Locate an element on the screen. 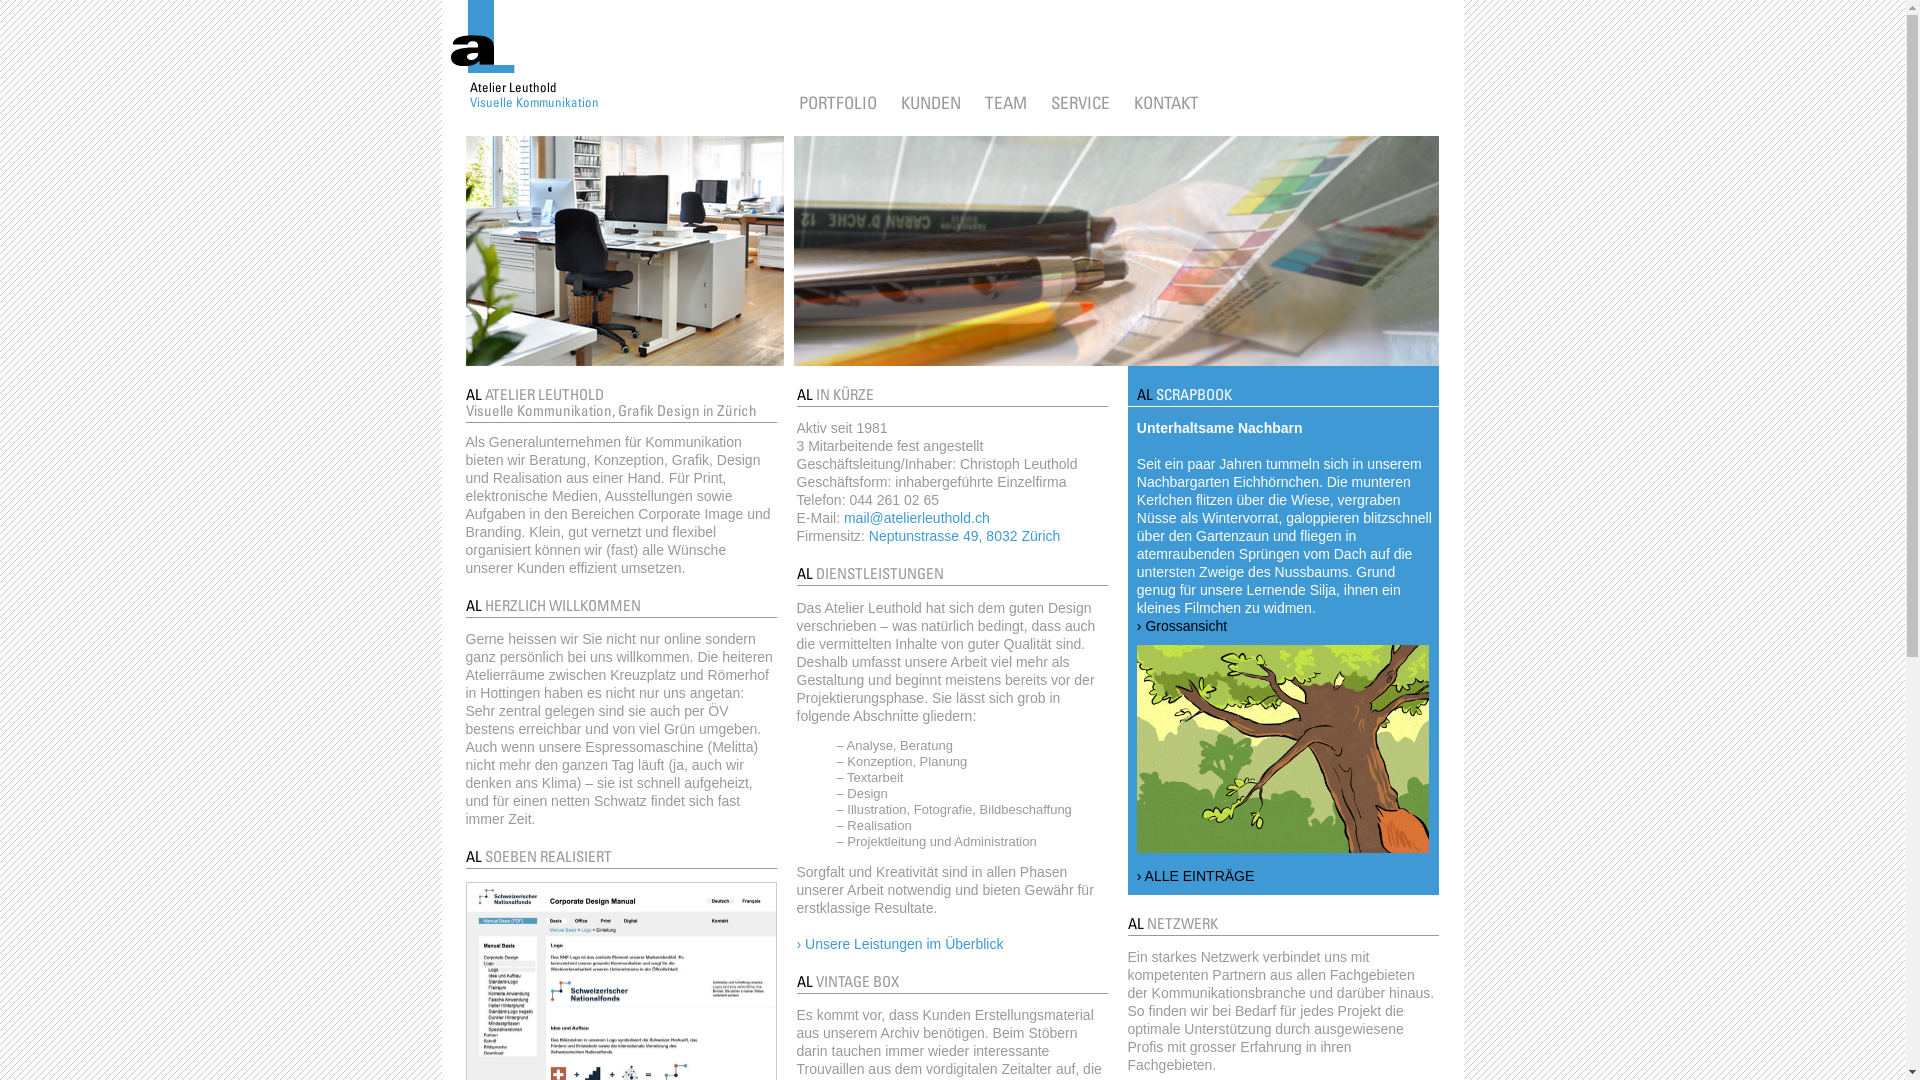 The width and height of the screenshot is (1920, 1080). 'mail@atelierleuthold.ch' is located at coordinates (915, 516).